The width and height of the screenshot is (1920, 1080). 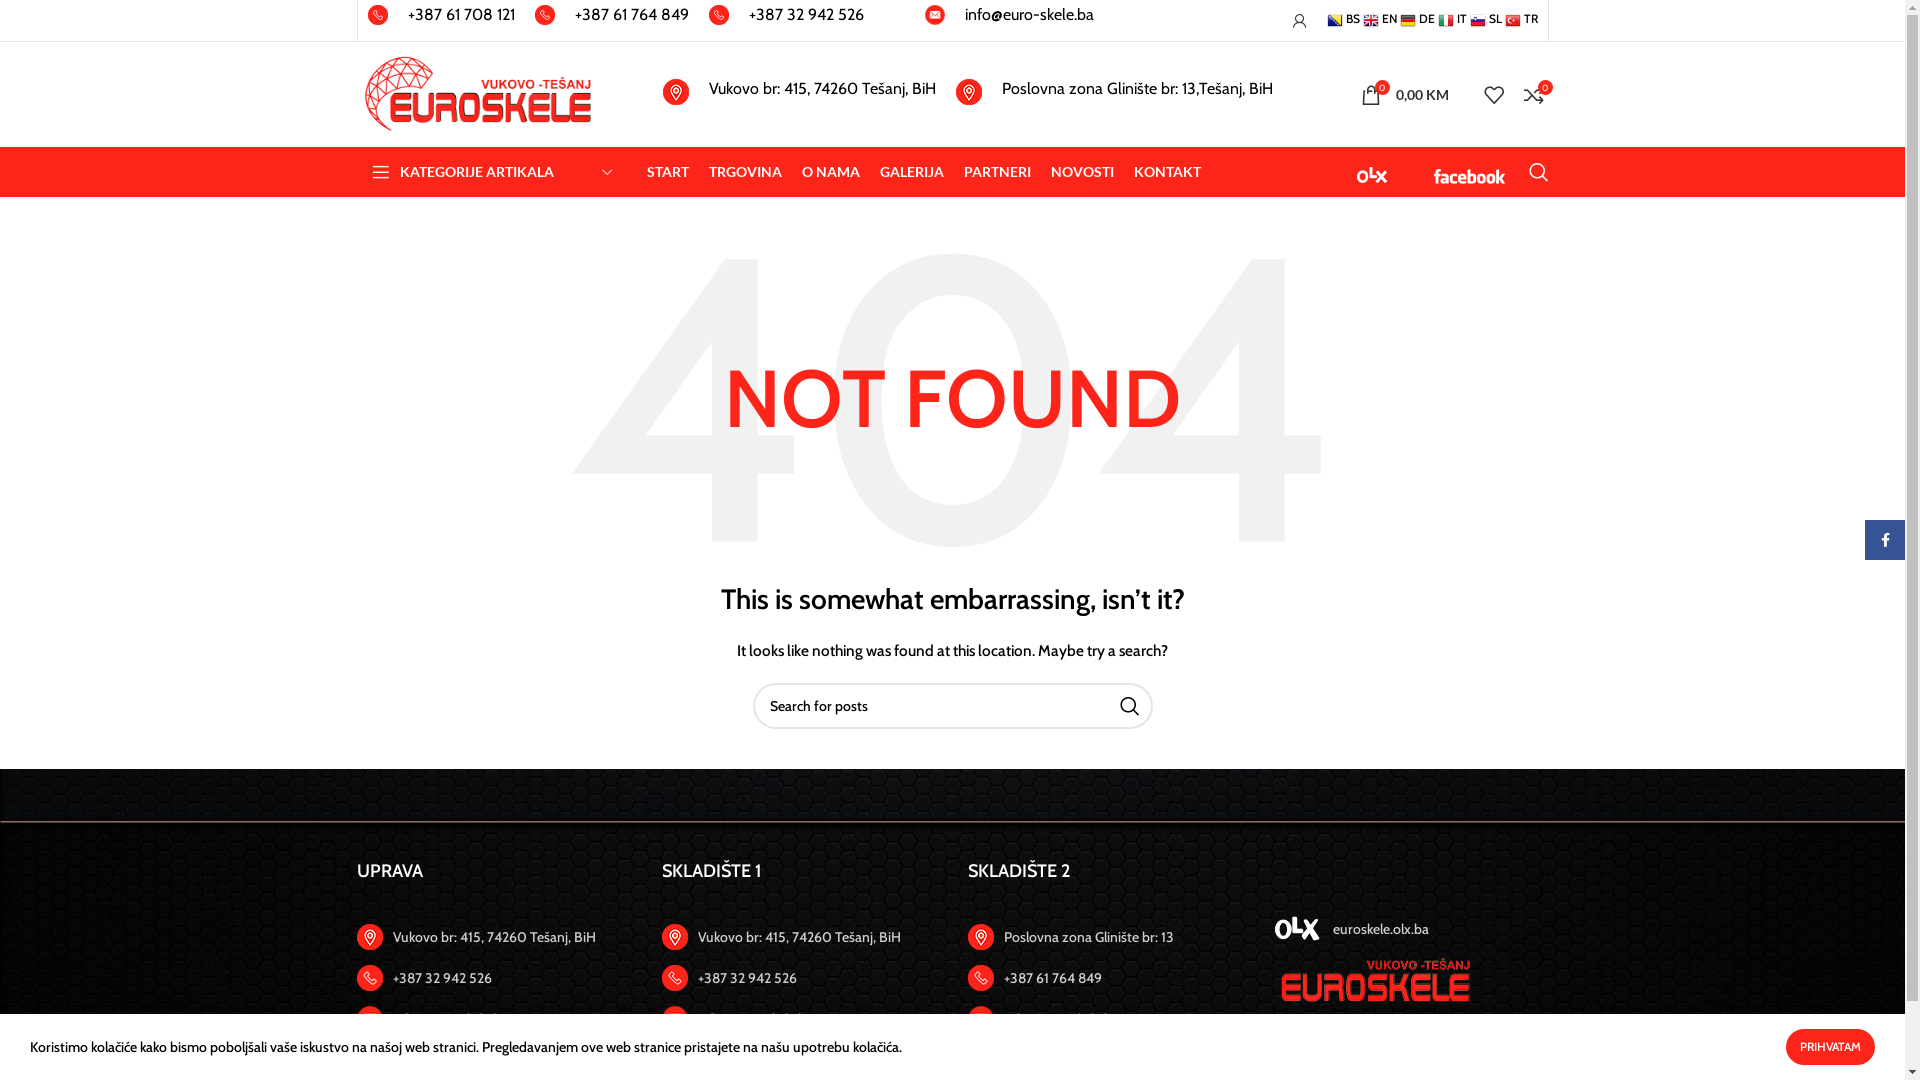 What do you see at coordinates (1830, 1045) in the screenshot?
I see `'PRIHVATAM'` at bounding box center [1830, 1045].